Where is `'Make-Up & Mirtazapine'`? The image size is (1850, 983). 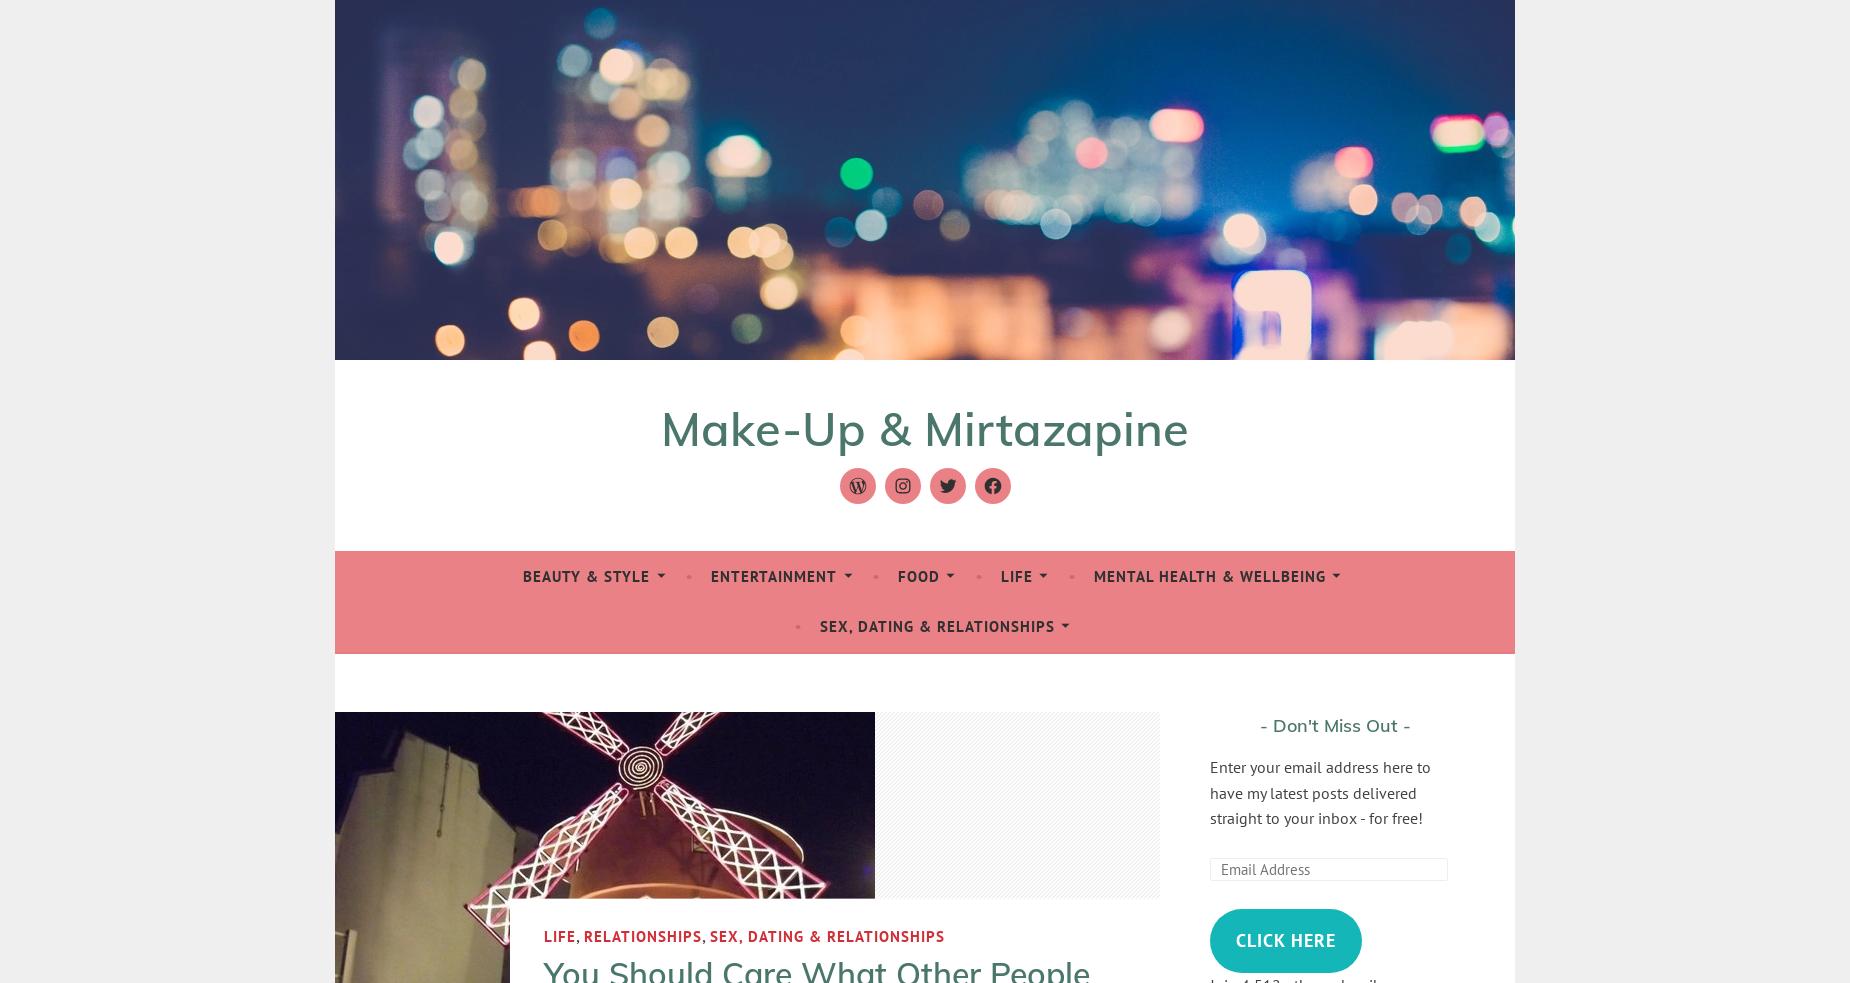
'Make-Up & Mirtazapine' is located at coordinates (661, 427).